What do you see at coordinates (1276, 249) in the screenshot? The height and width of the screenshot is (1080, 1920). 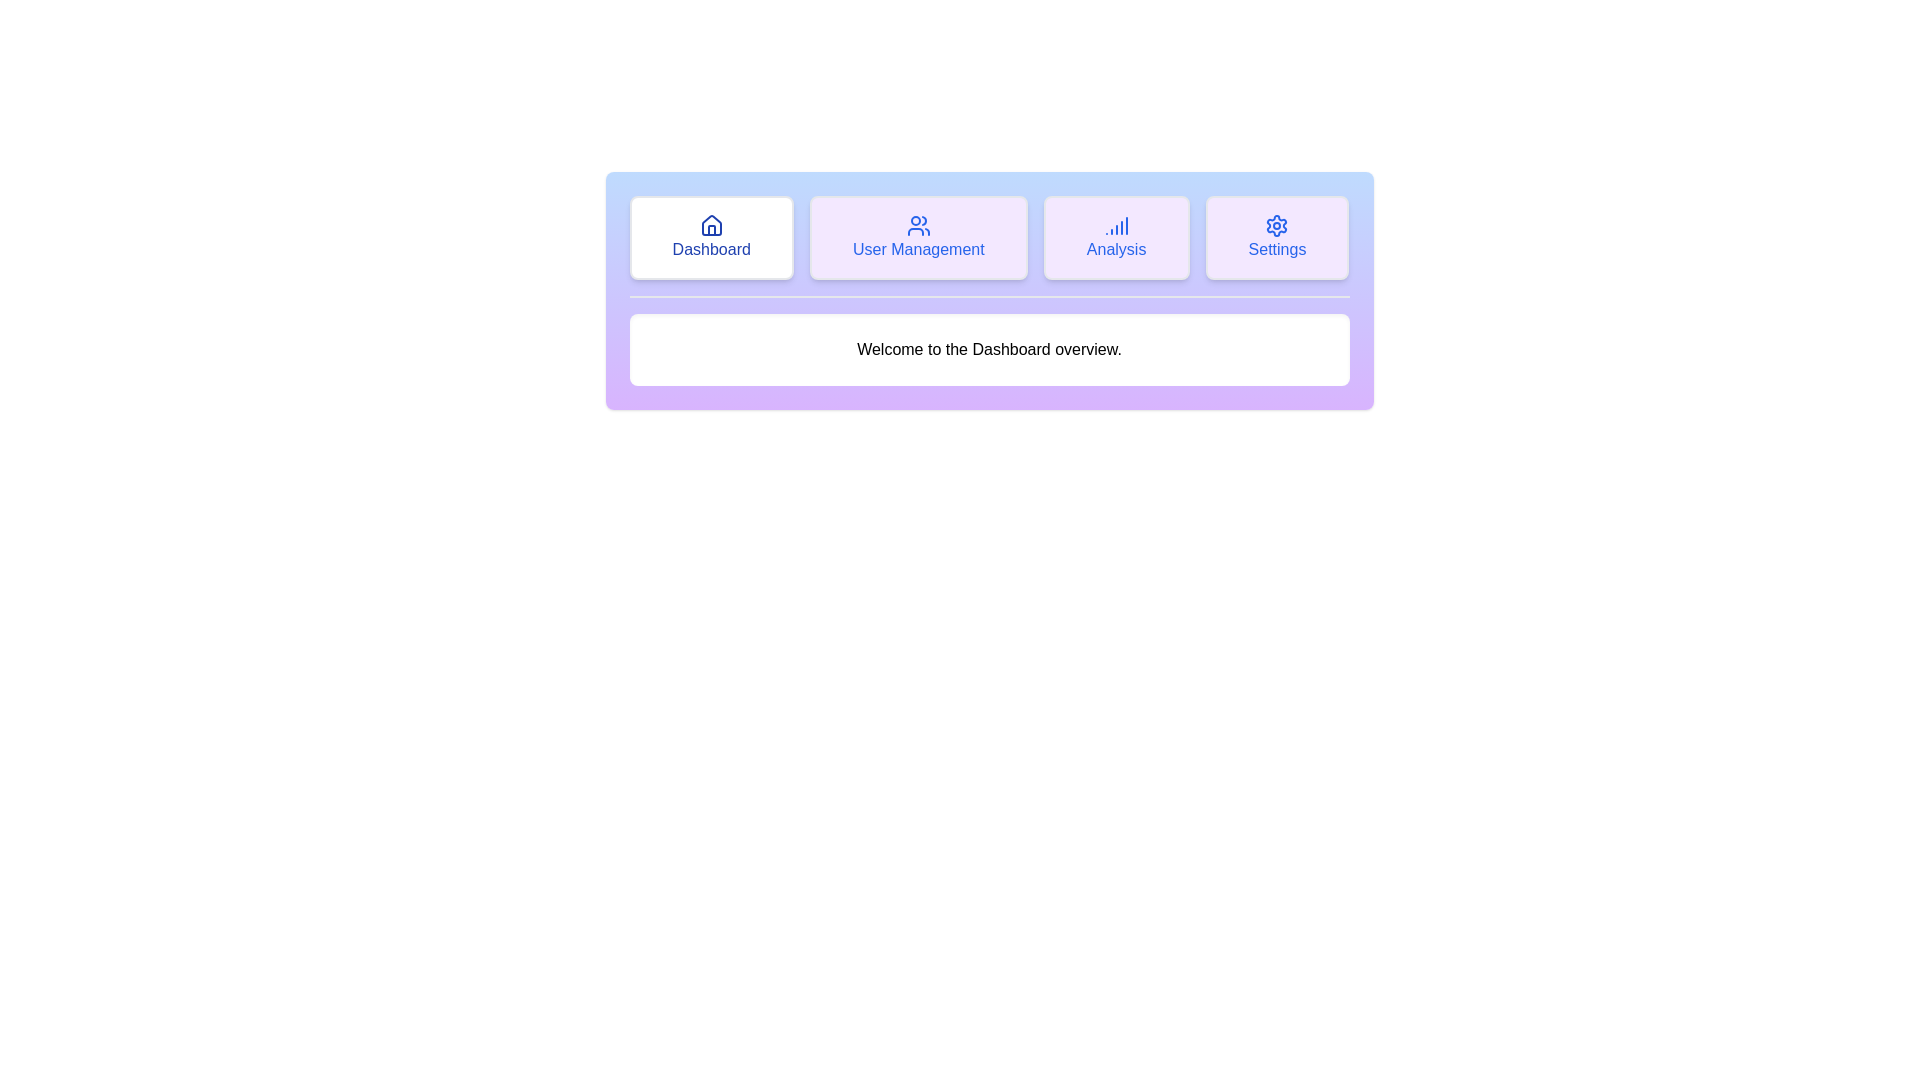 I see `the 'Settings' text label, which is styled in blue and located beneath a gear icon` at bounding box center [1276, 249].